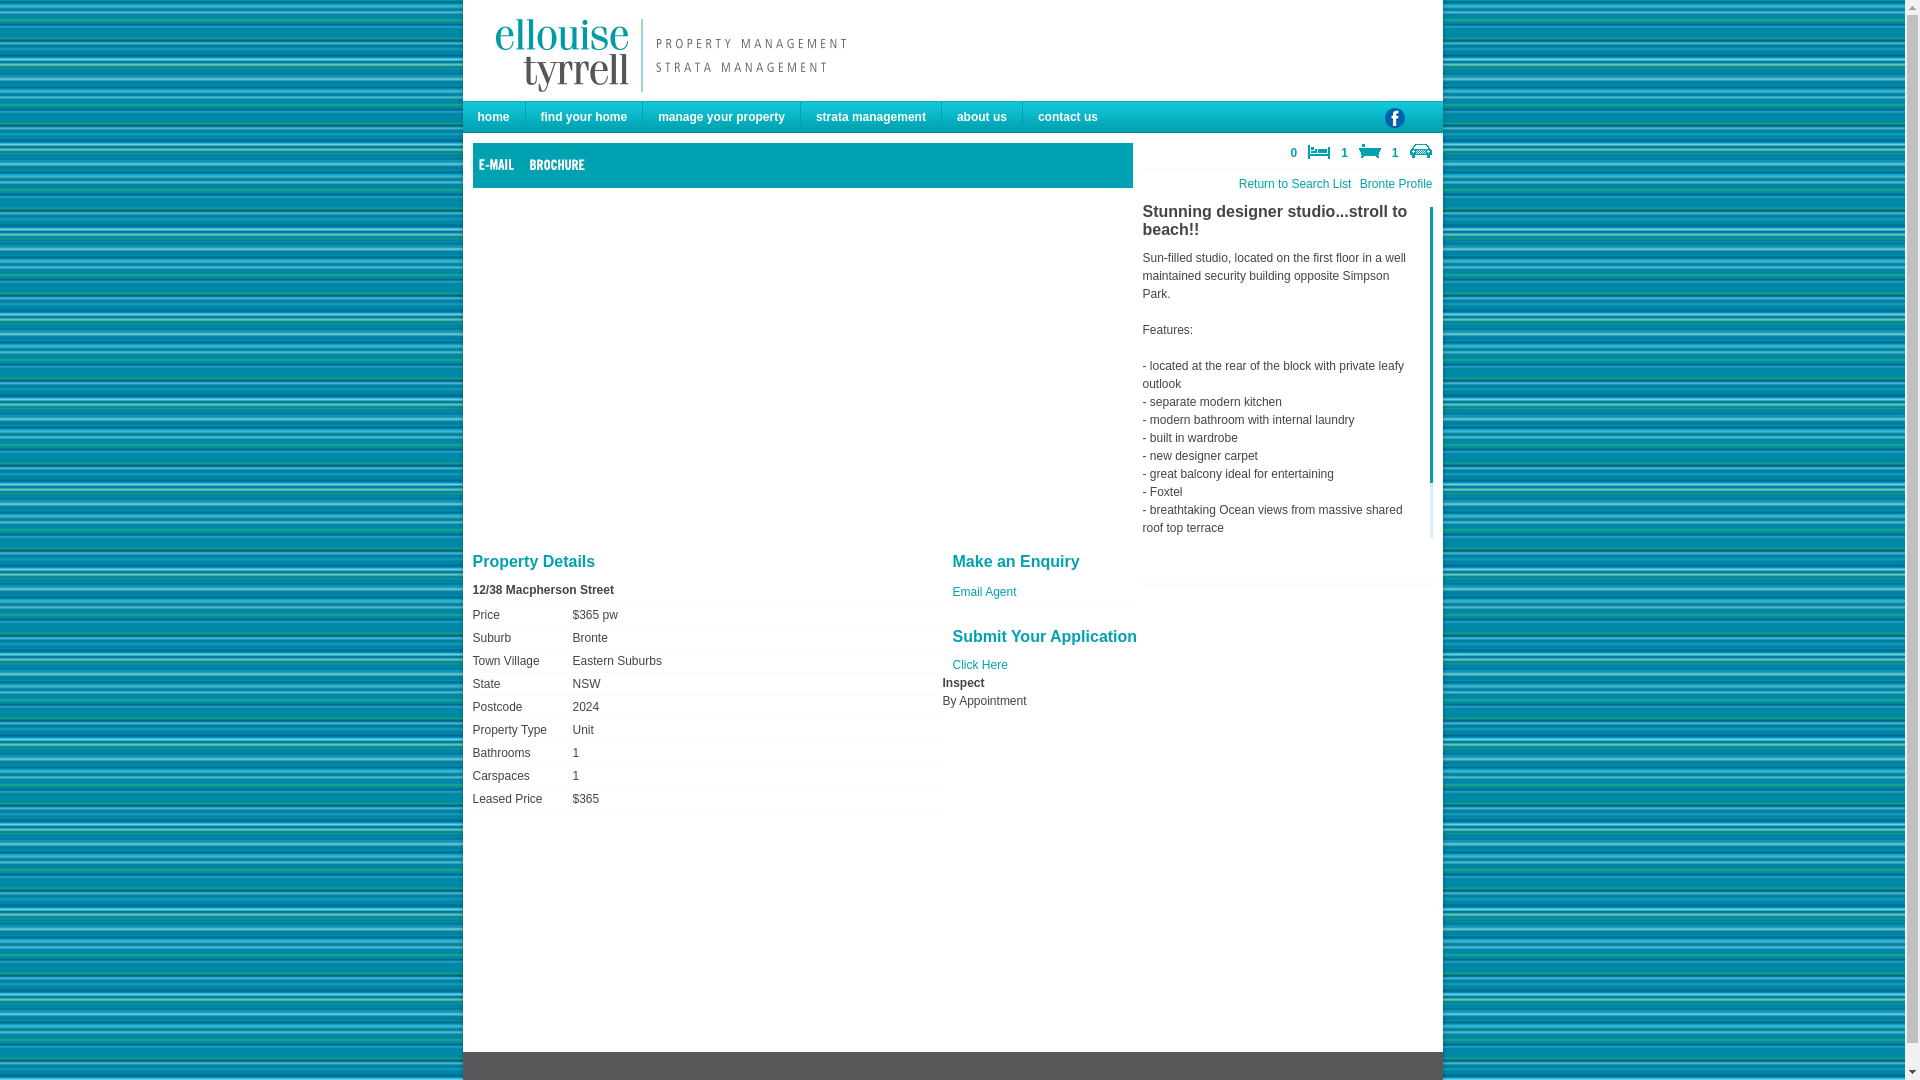 The width and height of the screenshot is (1920, 1080). Describe the element at coordinates (982, 116) in the screenshot. I see `'about us'` at that location.